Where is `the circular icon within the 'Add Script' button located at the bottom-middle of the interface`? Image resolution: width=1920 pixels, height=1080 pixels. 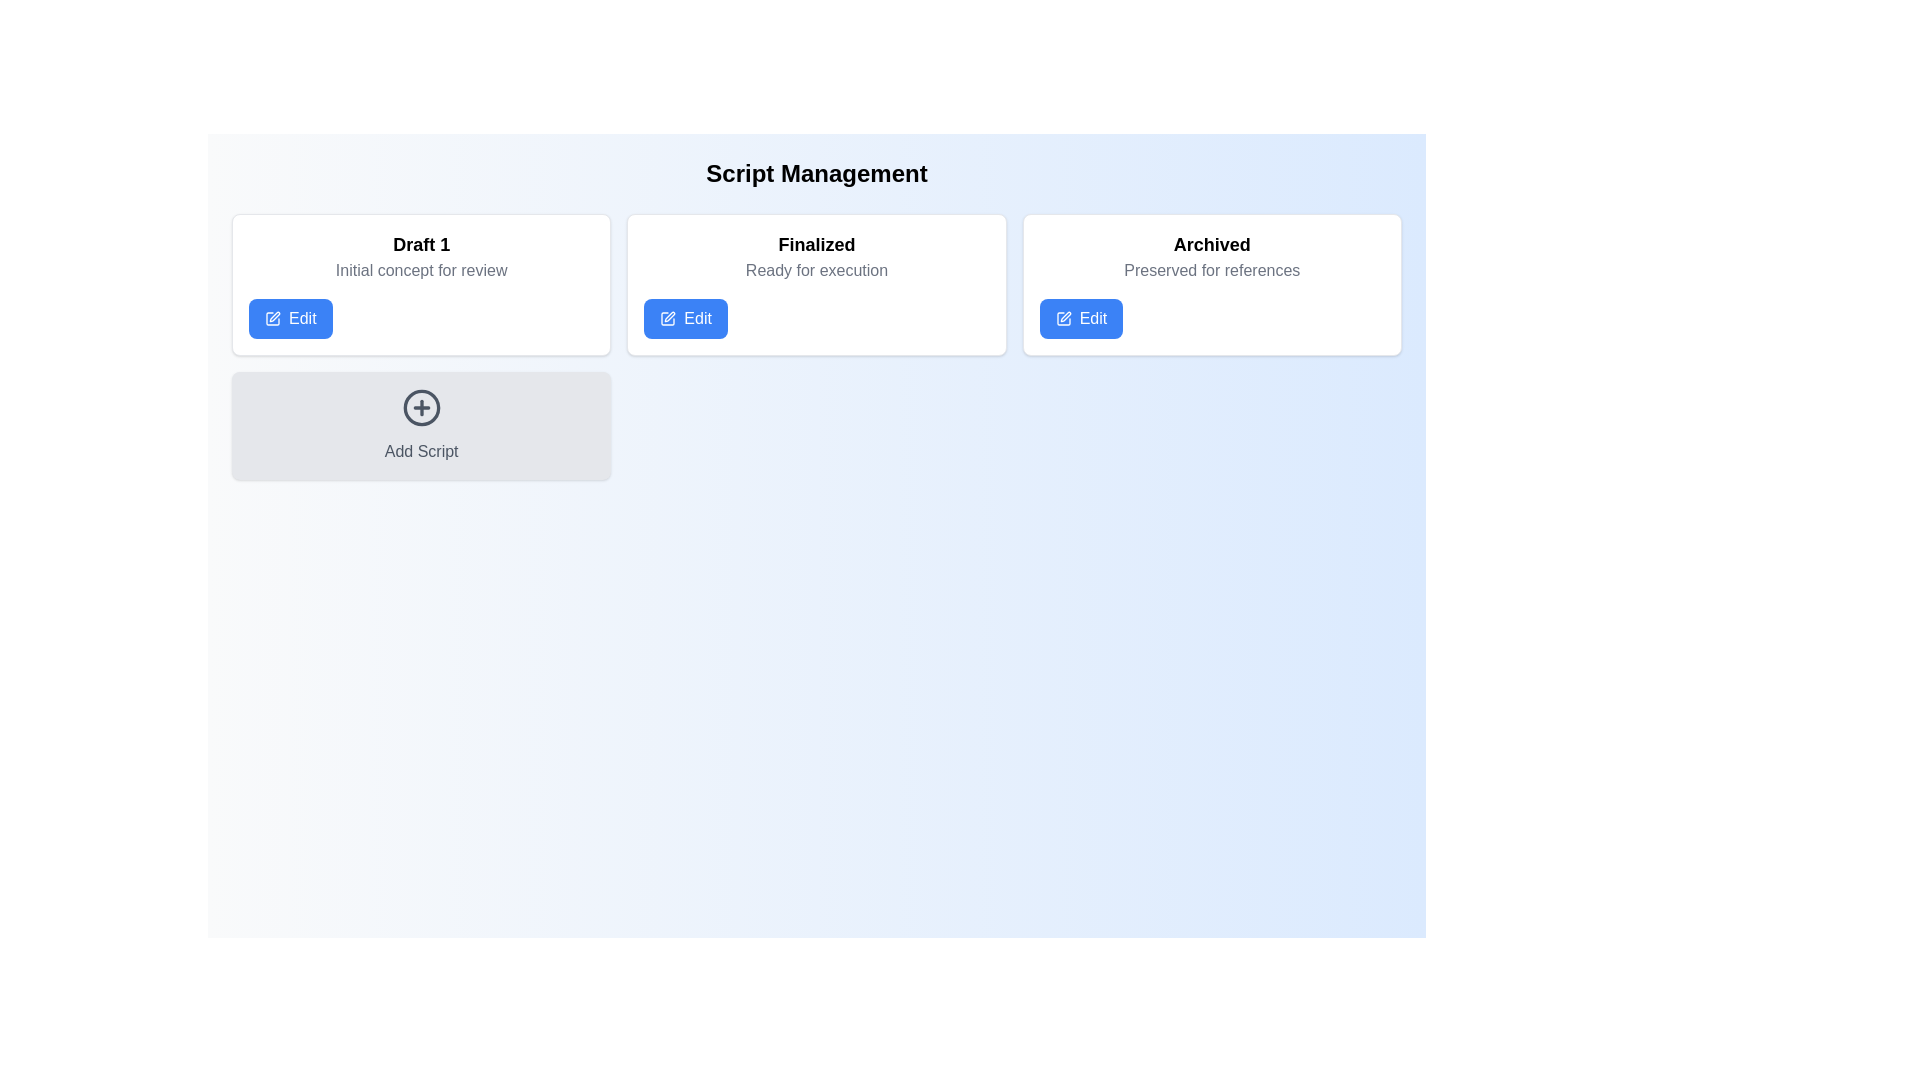 the circular icon within the 'Add Script' button located at the bottom-middle of the interface is located at coordinates (420, 407).